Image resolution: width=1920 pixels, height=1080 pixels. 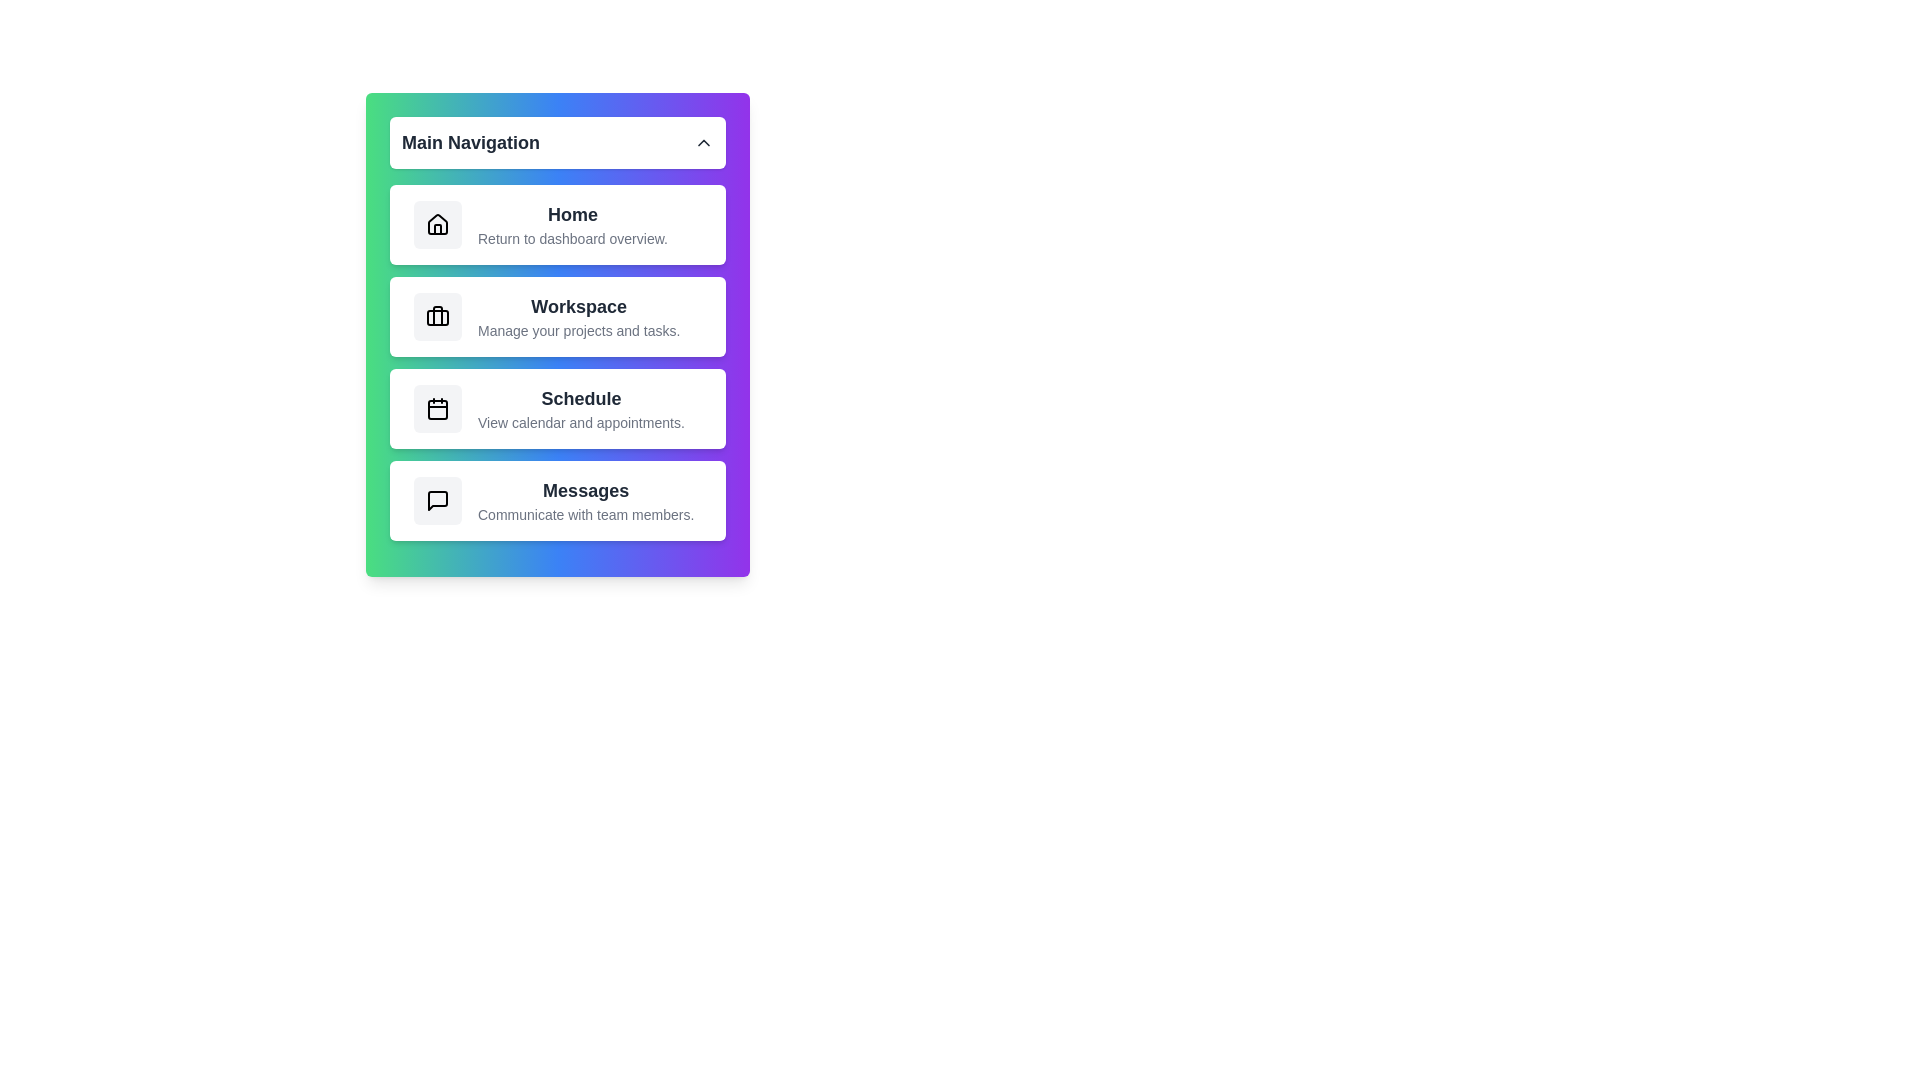 I want to click on the navigation item Workspace to observe the hover effect, so click(x=557, y=315).